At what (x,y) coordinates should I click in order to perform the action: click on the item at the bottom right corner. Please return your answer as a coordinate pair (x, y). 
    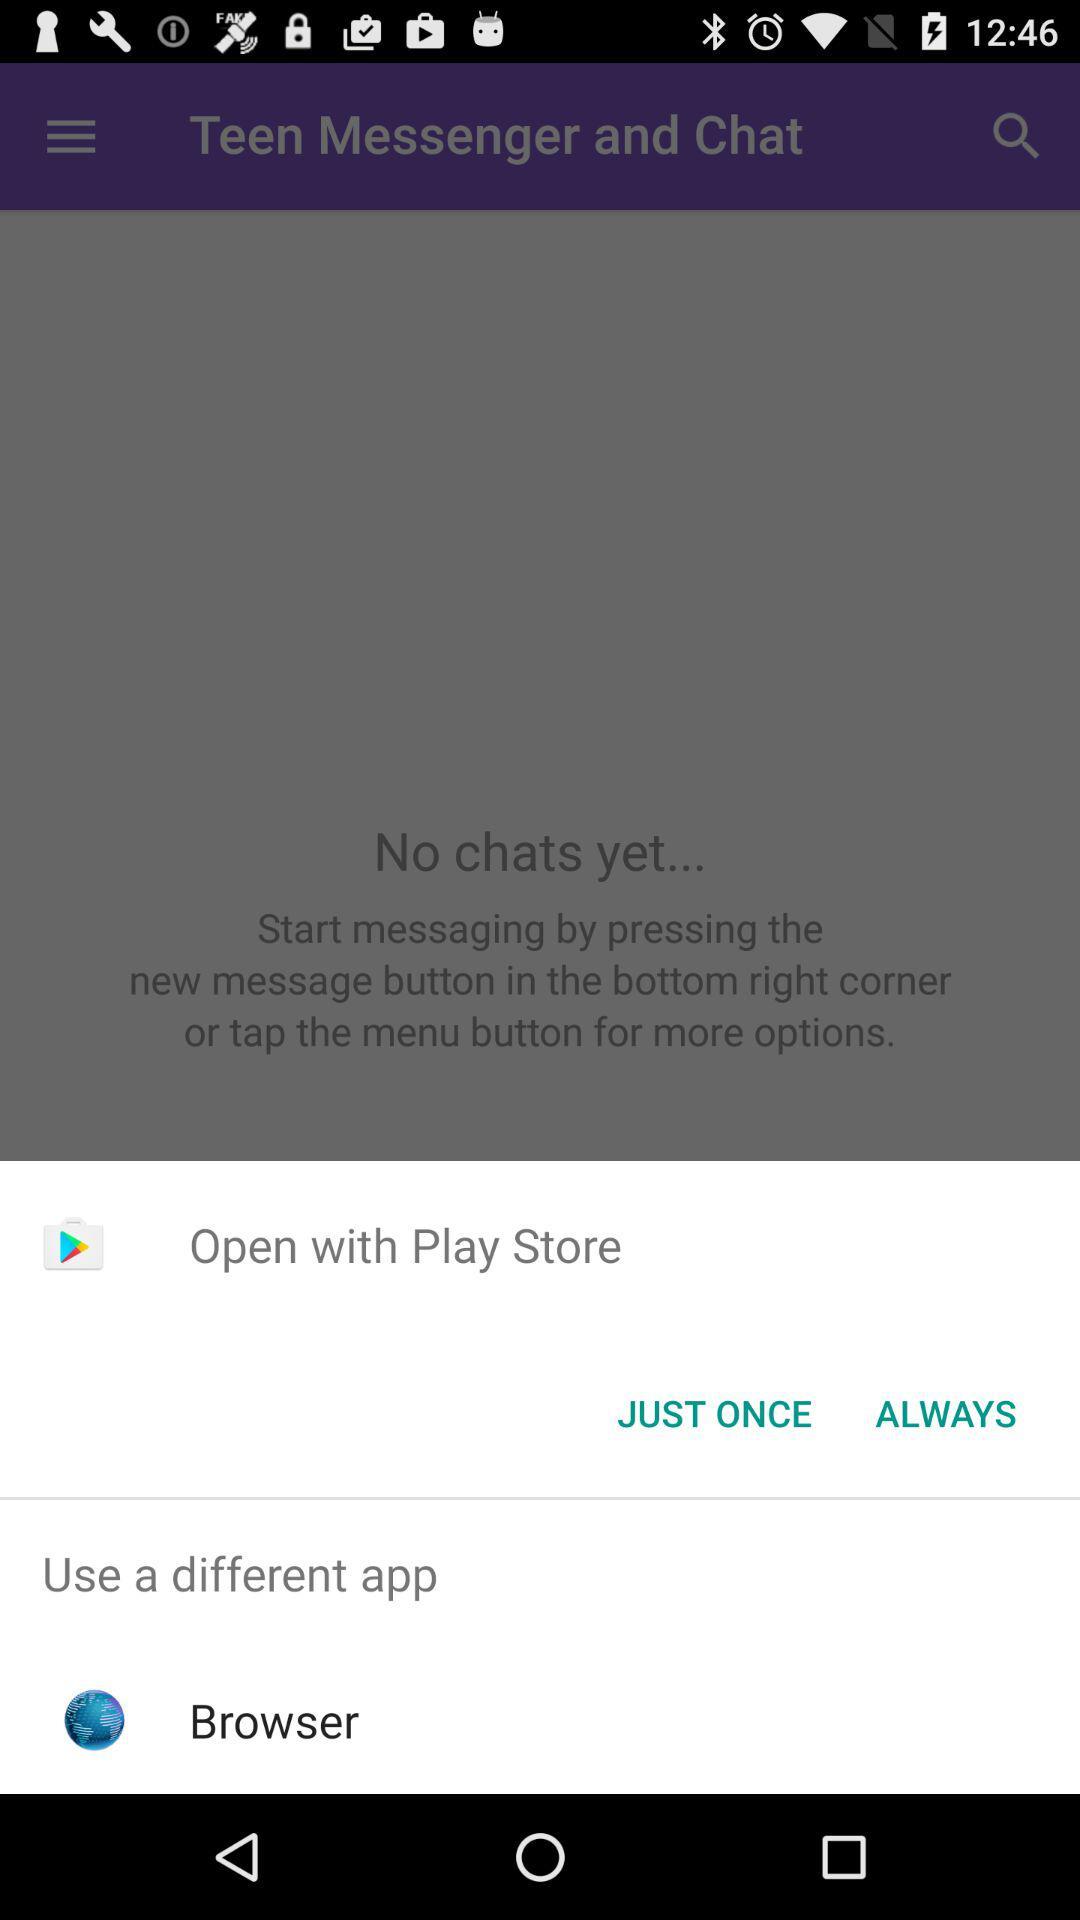
    Looking at the image, I should click on (945, 1411).